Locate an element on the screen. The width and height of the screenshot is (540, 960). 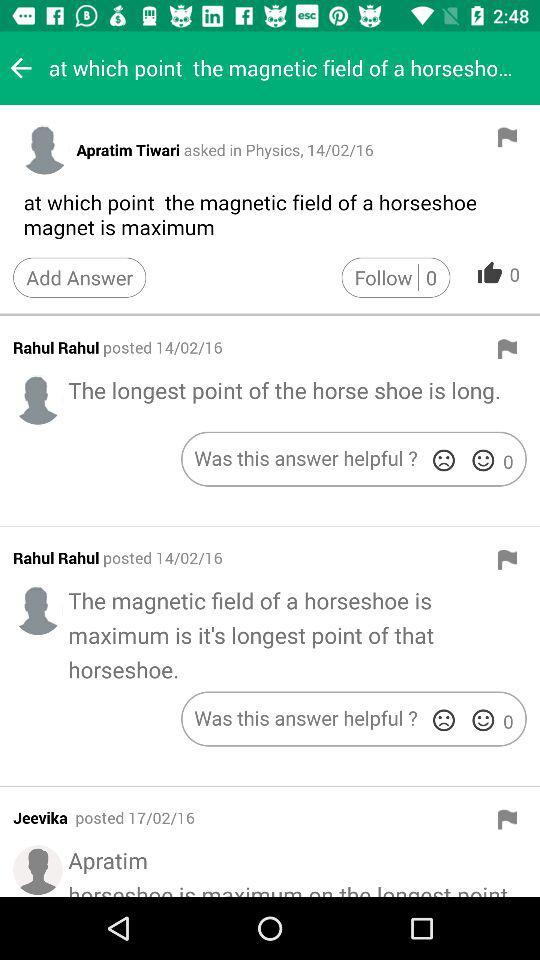
to rate a bad answer is located at coordinates (443, 720).